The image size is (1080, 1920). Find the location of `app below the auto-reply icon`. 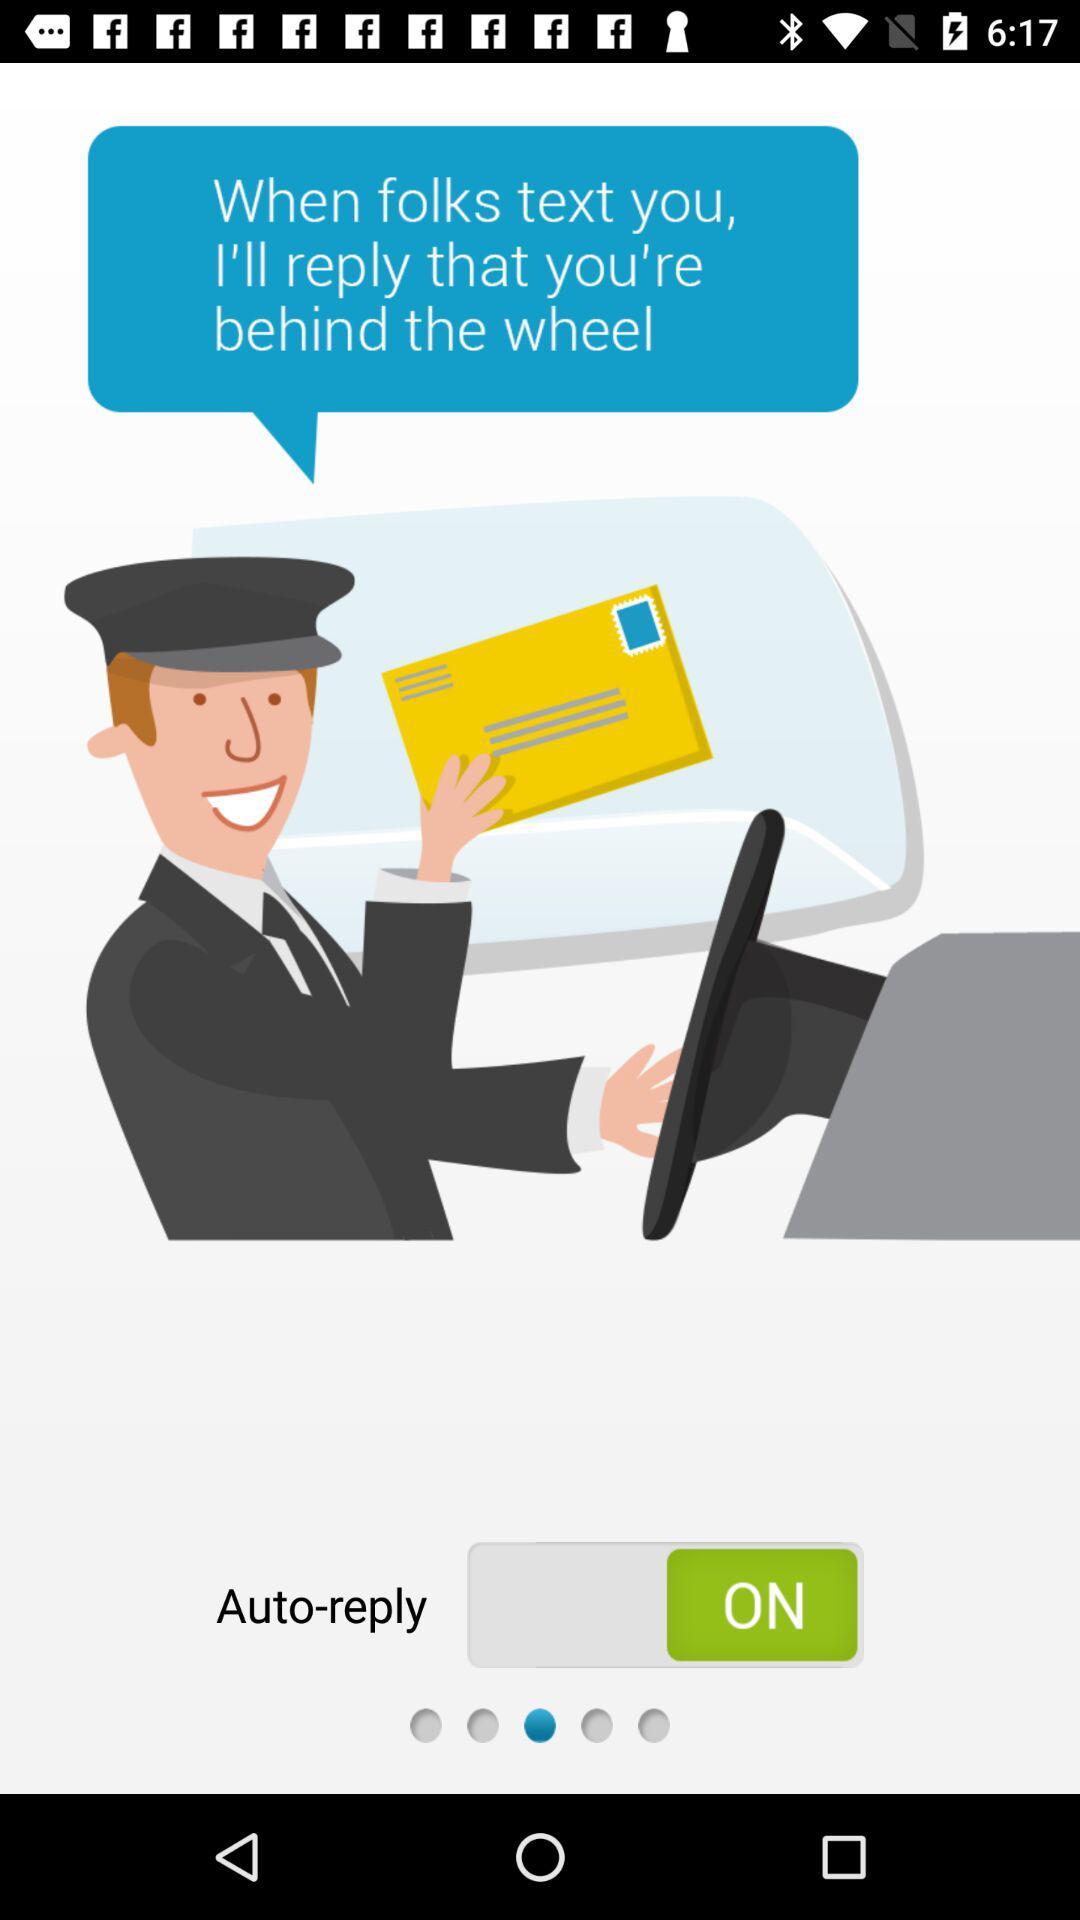

app below the auto-reply icon is located at coordinates (424, 1724).